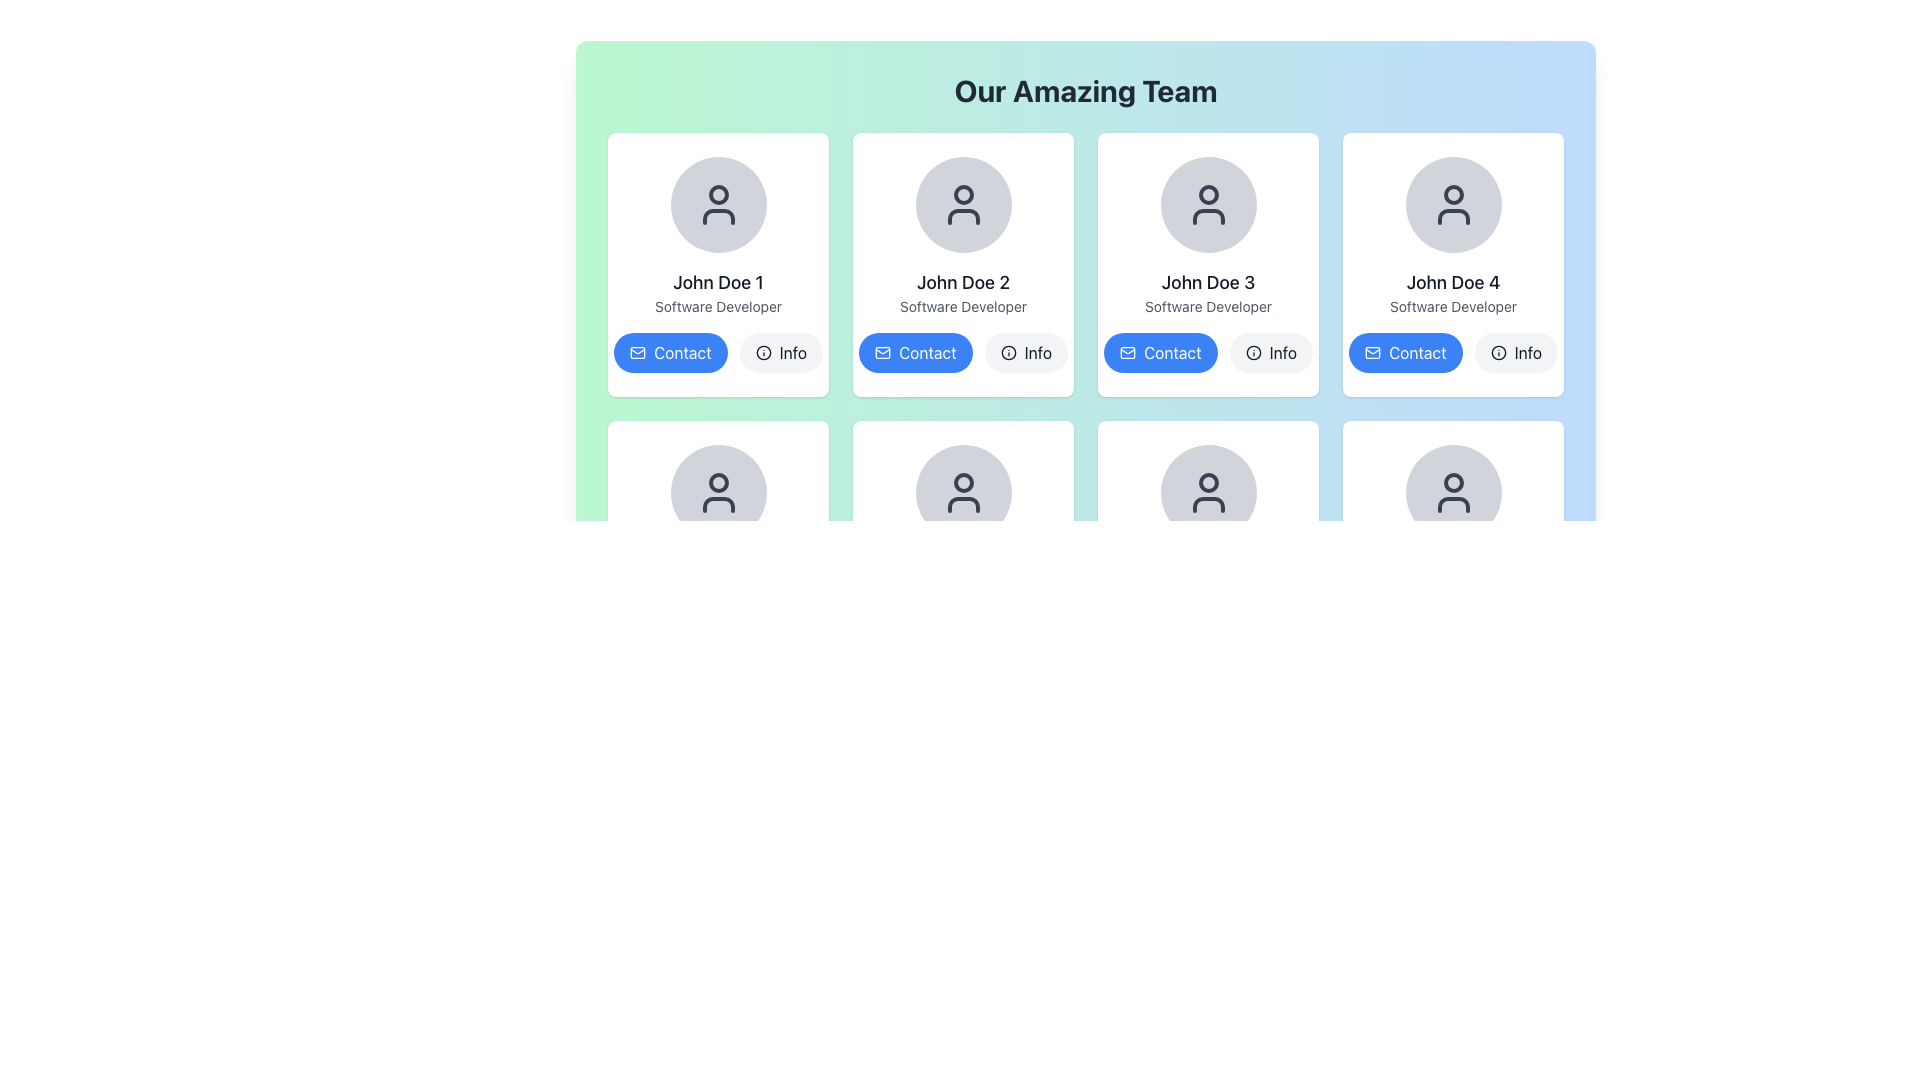 Image resolution: width=1920 pixels, height=1080 pixels. I want to click on the curved line resembling a portion of the decorative user icon for 'John Doe 1' located in the top-left profile card under the 'Our Amazing Team' header, so click(718, 216).